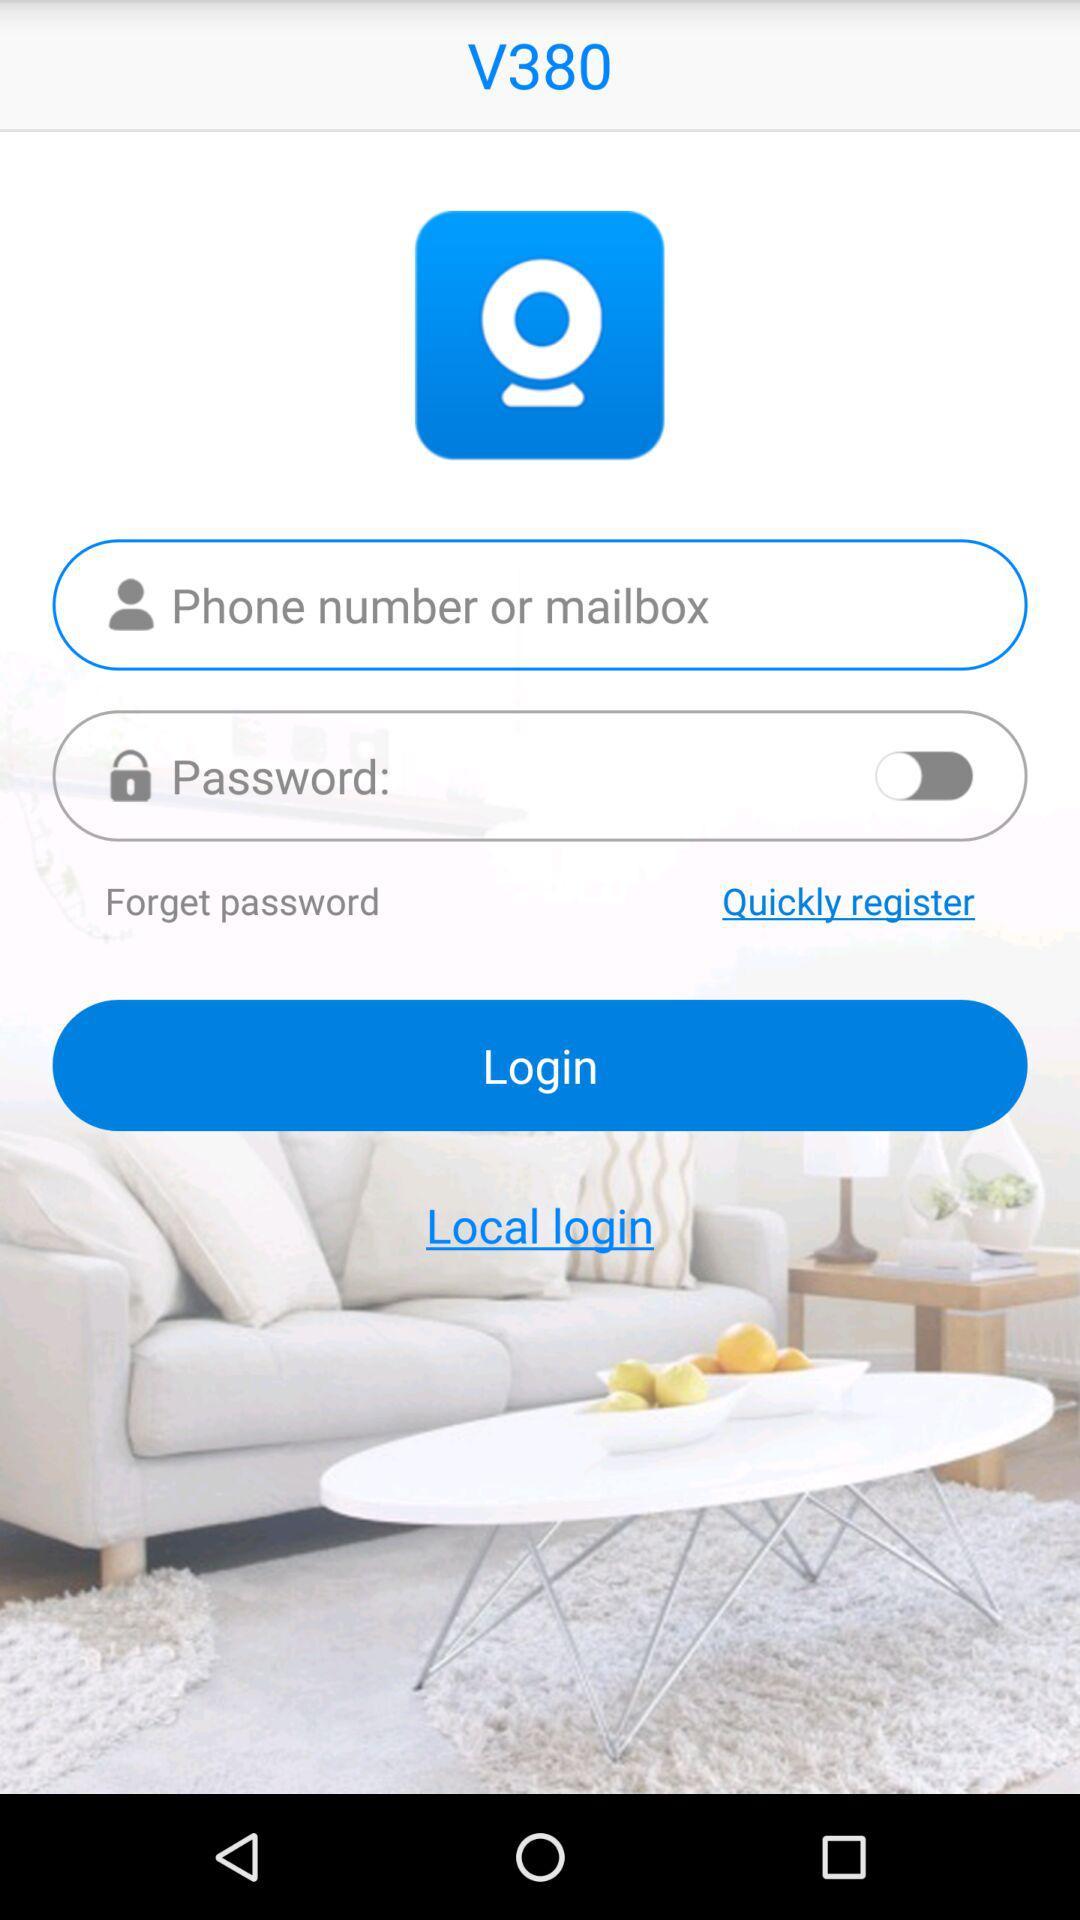 Image resolution: width=1080 pixels, height=1920 pixels. What do you see at coordinates (540, 603) in the screenshot?
I see `text box` at bounding box center [540, 603].